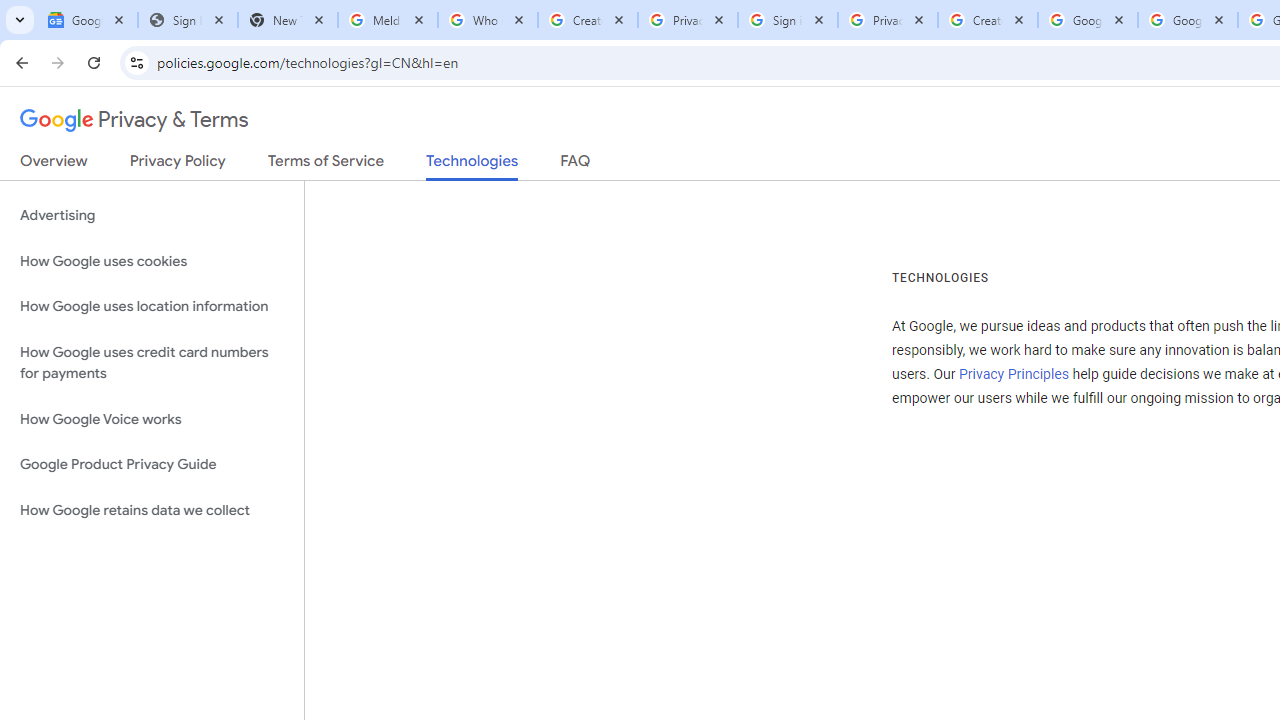  What do you see at coordinates (787, 20) in the screenshot?
I see `'Sign in - Google Accounts'` at bounding box center [787, 20].